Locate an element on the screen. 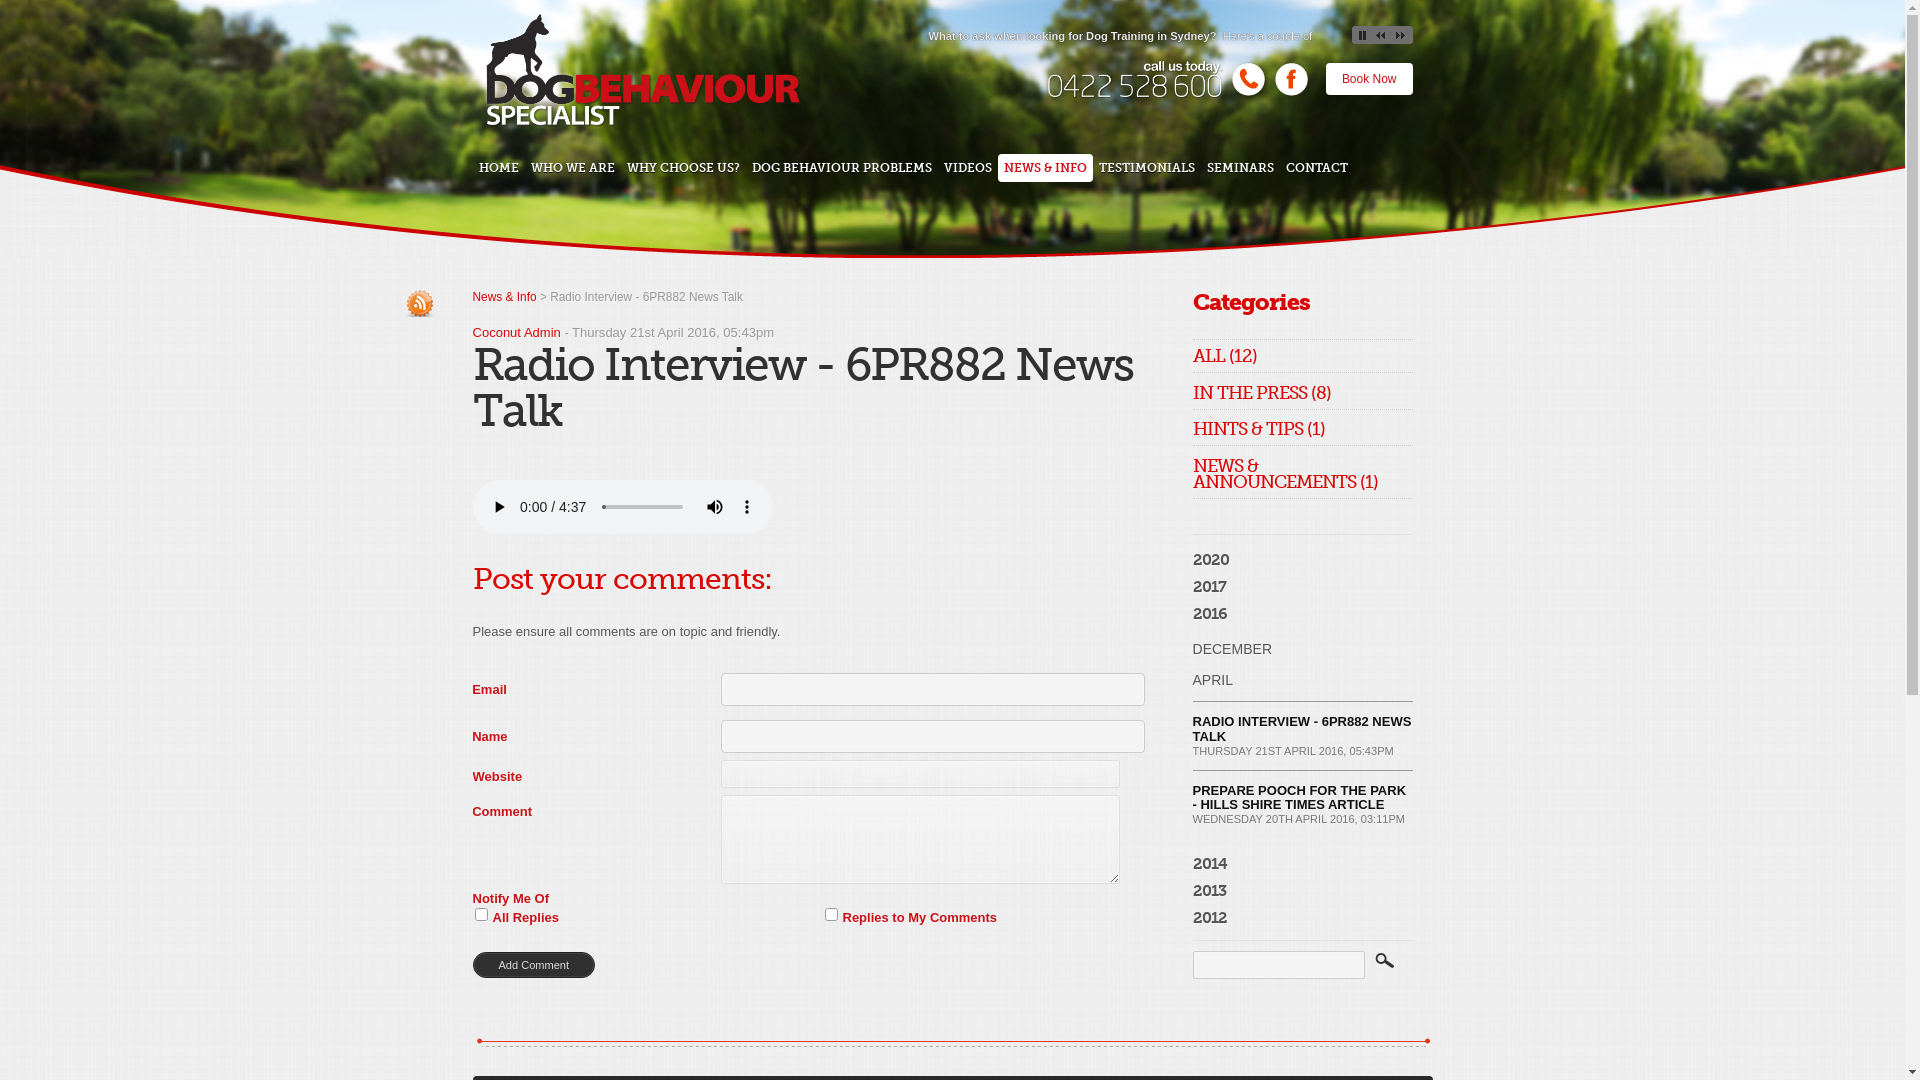 The height and width of the screenshot is (1080, 1920). 'NEWS & INFO' is located at coordinates (1044, 167).